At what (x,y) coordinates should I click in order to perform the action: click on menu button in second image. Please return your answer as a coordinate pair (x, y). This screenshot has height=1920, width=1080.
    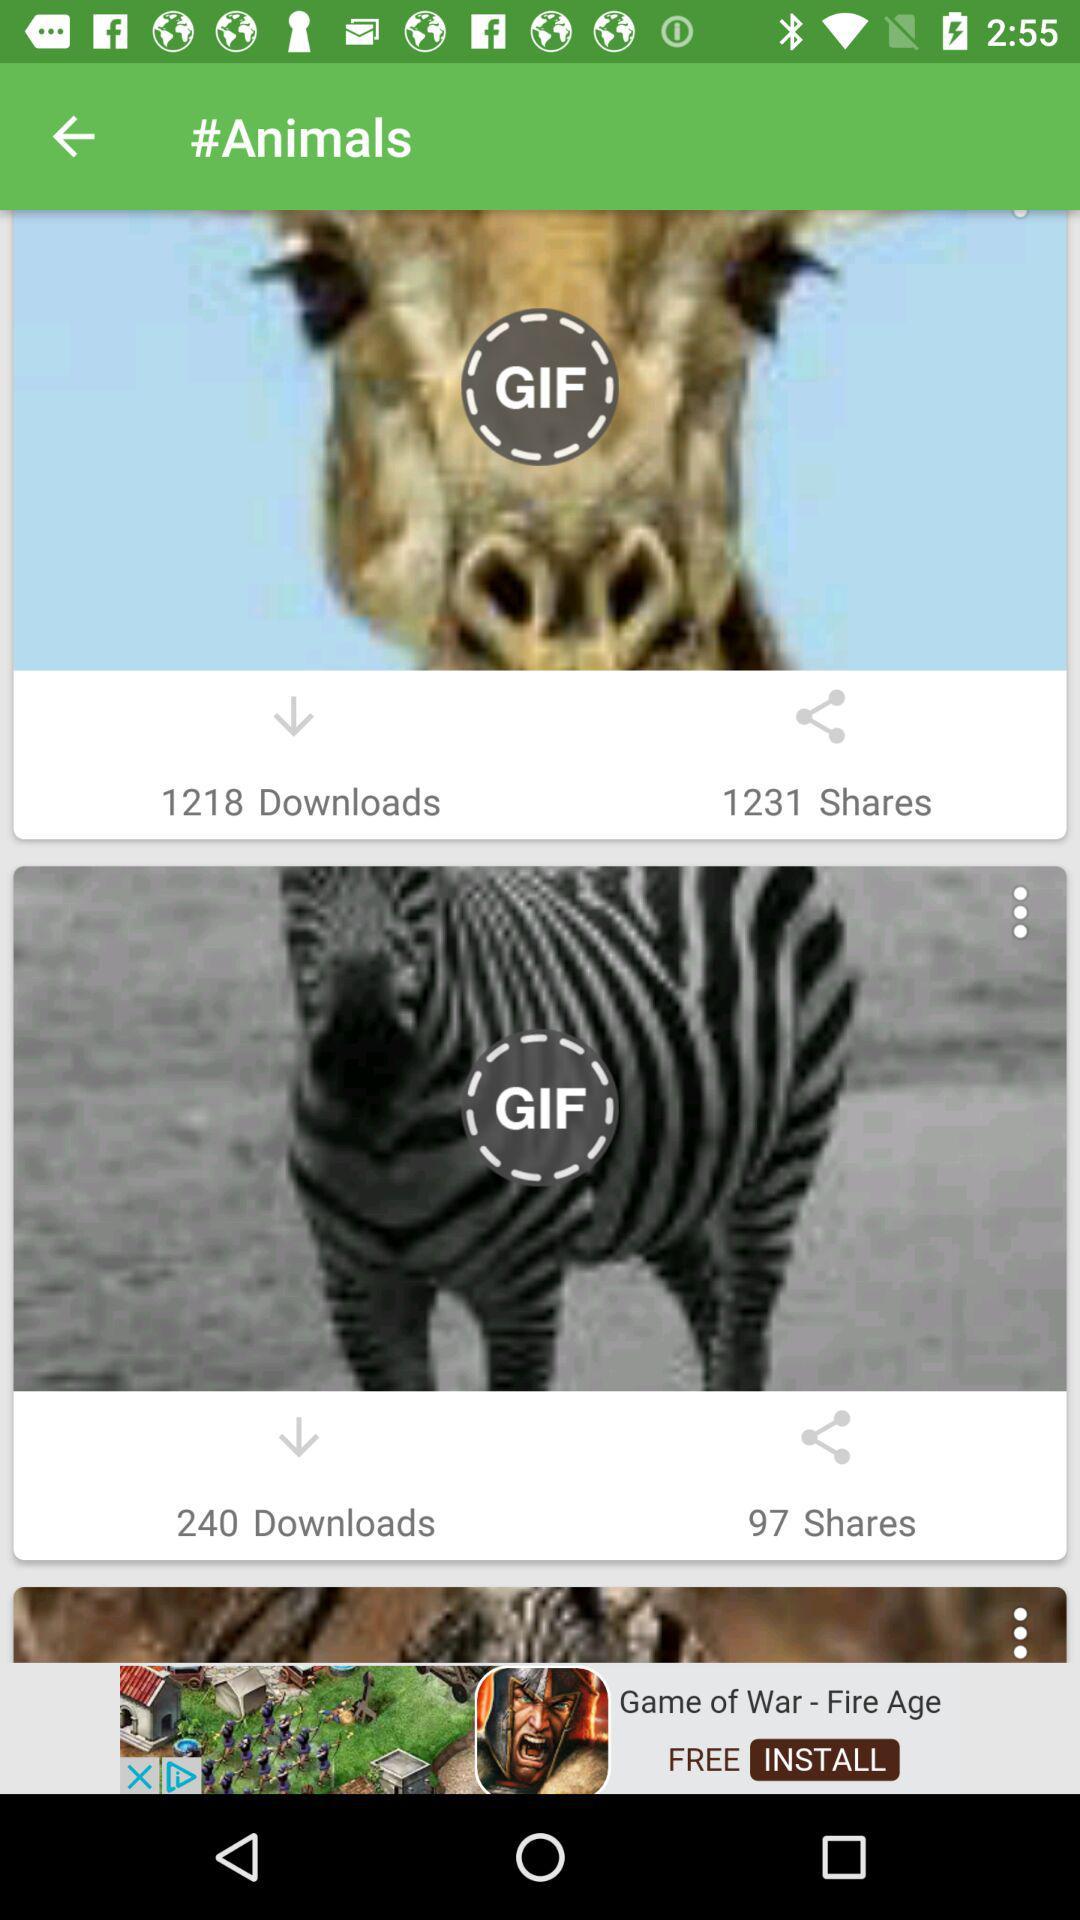
    Looking at the image, I should click on (1020, 911).